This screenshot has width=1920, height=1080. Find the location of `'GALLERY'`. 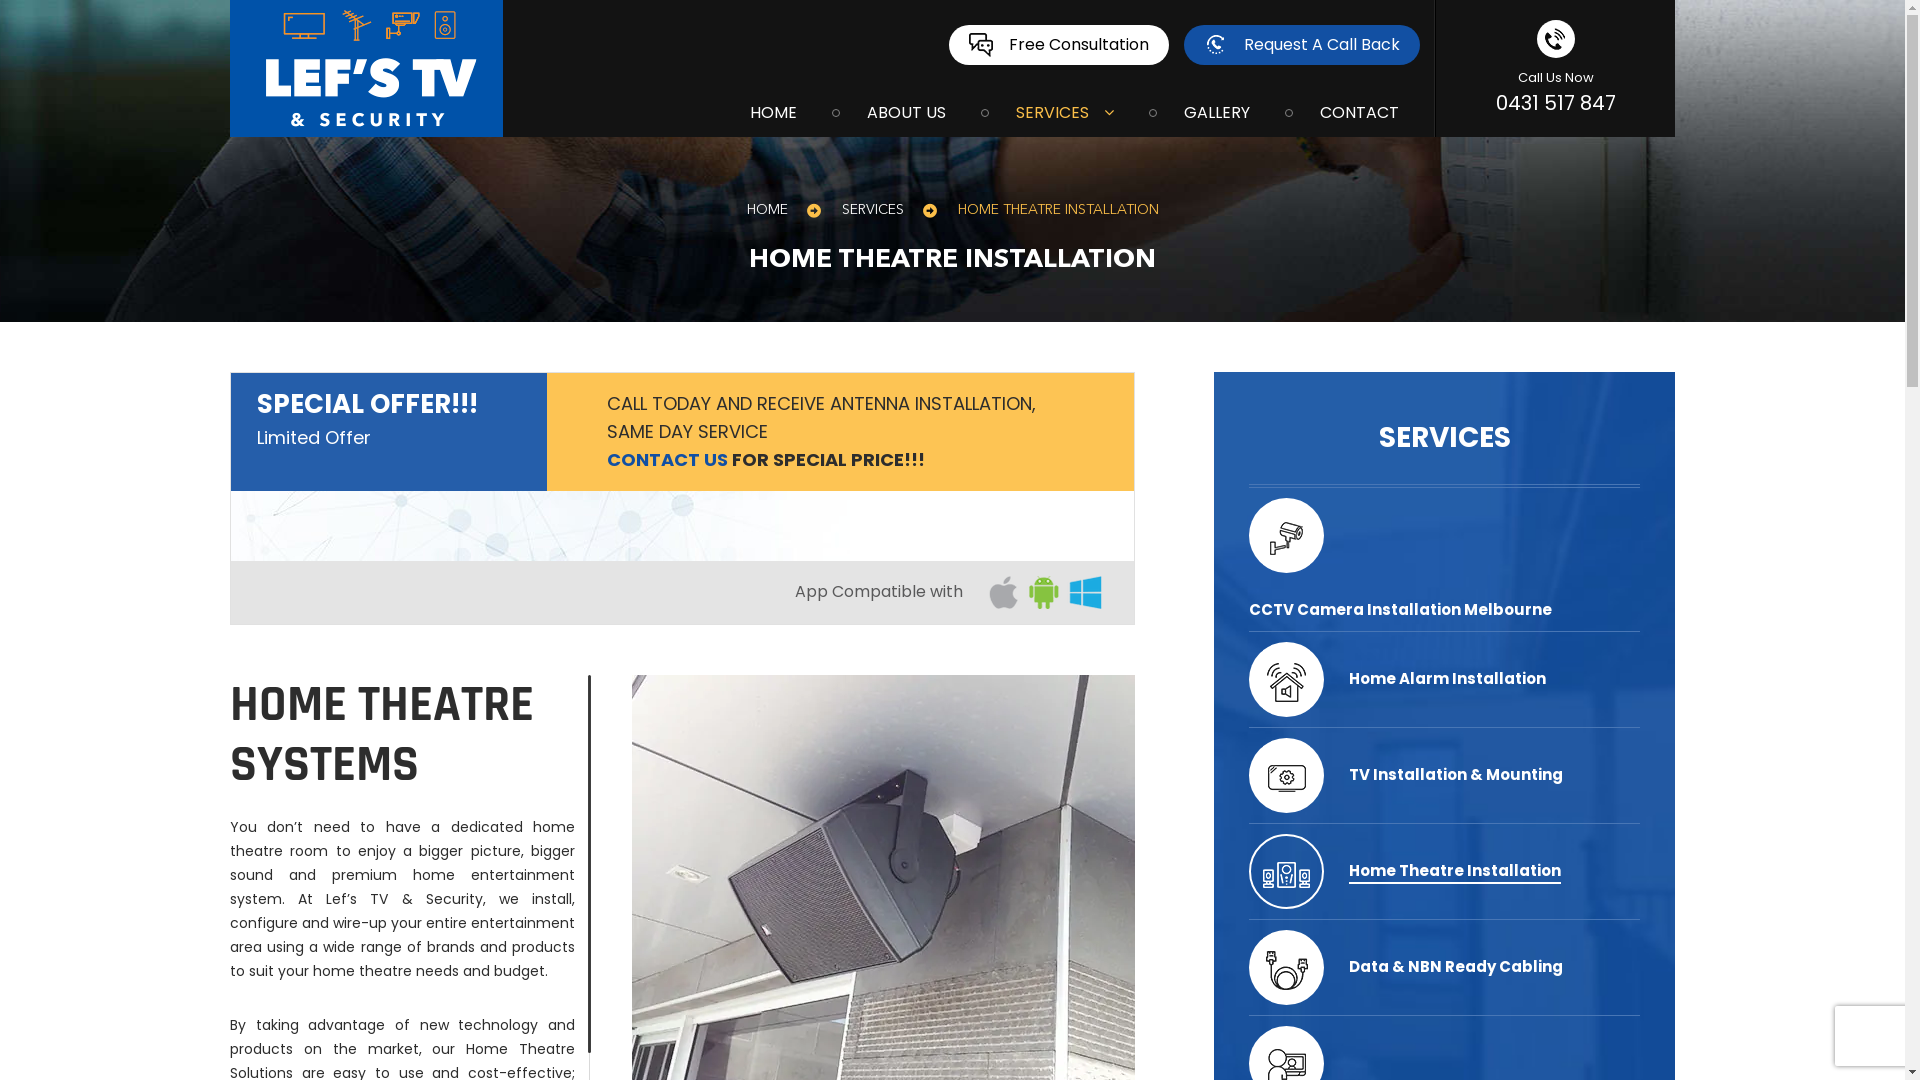

'GALLERY' is located at coordinates (1148, 110).